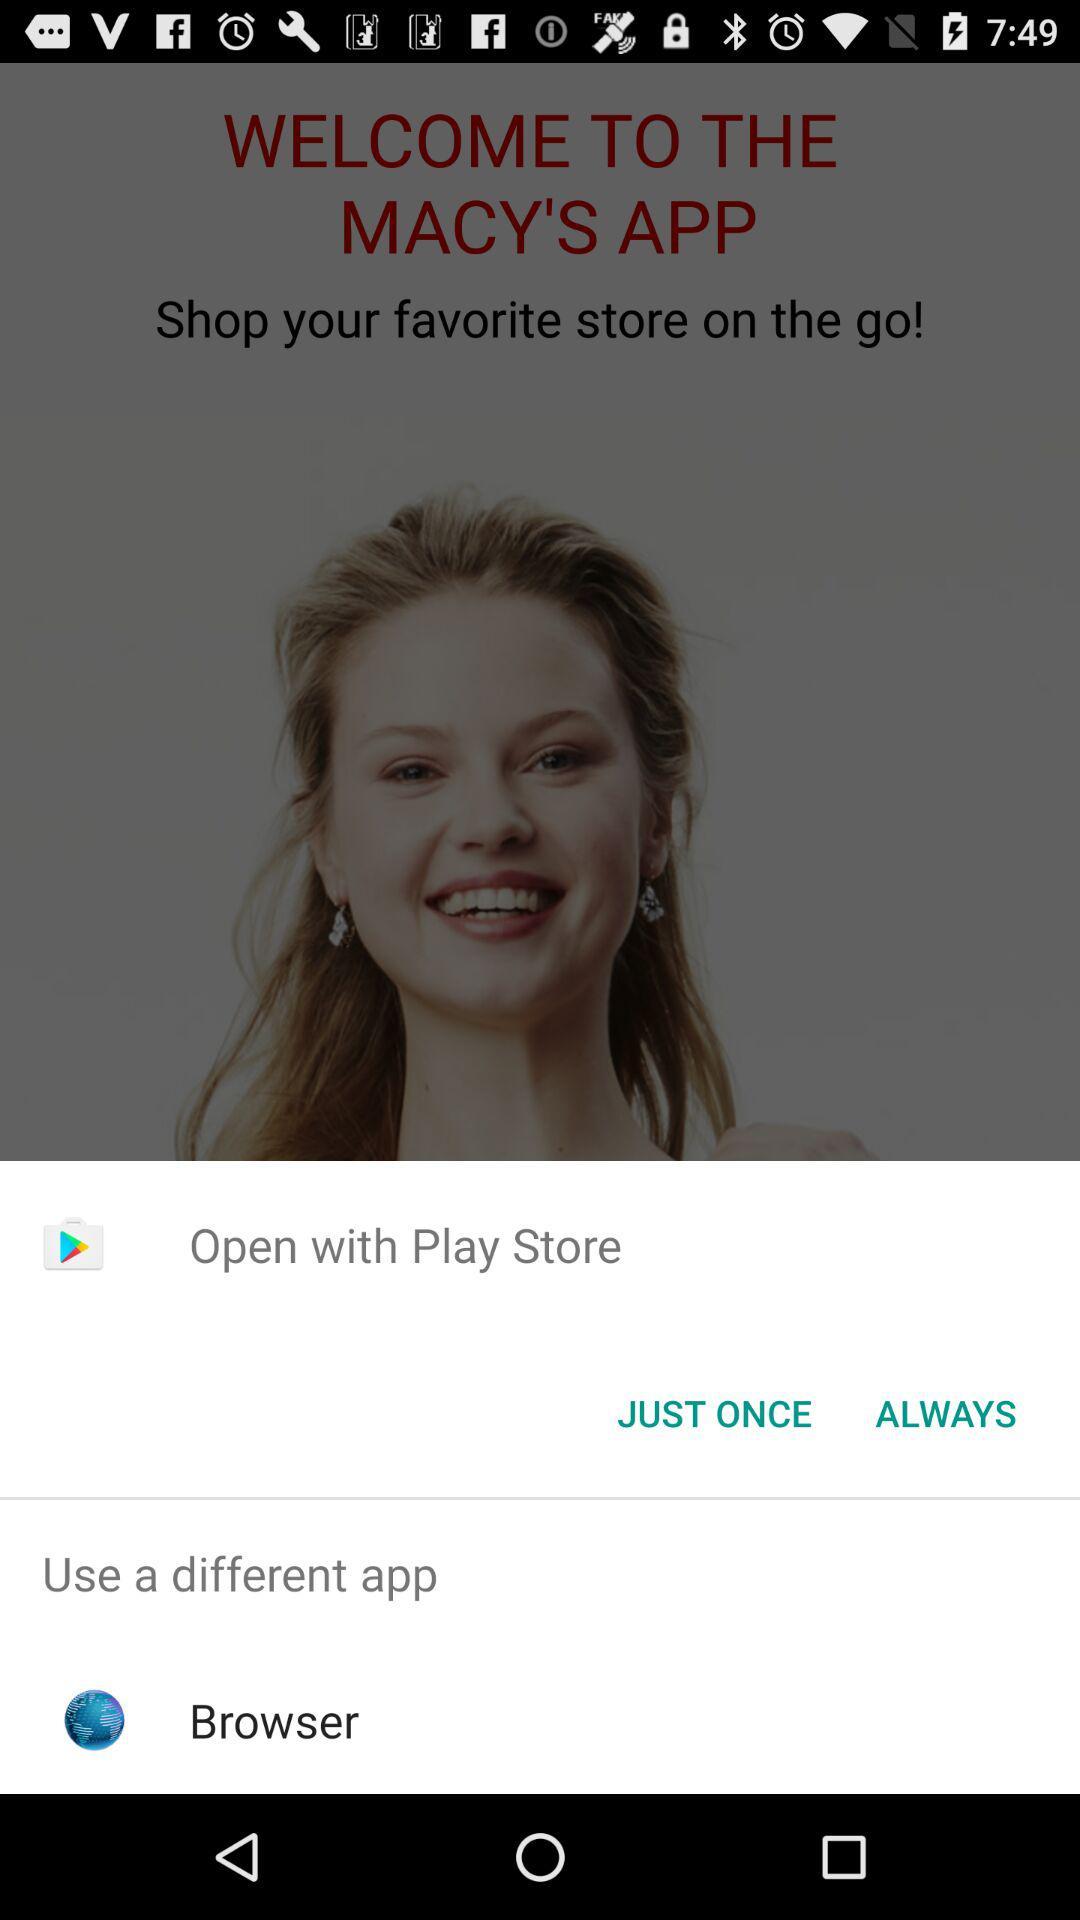 The width and height of the screenshot is (1080, 1920). I want to click on the icon next to just once button, so click(945, 1411).